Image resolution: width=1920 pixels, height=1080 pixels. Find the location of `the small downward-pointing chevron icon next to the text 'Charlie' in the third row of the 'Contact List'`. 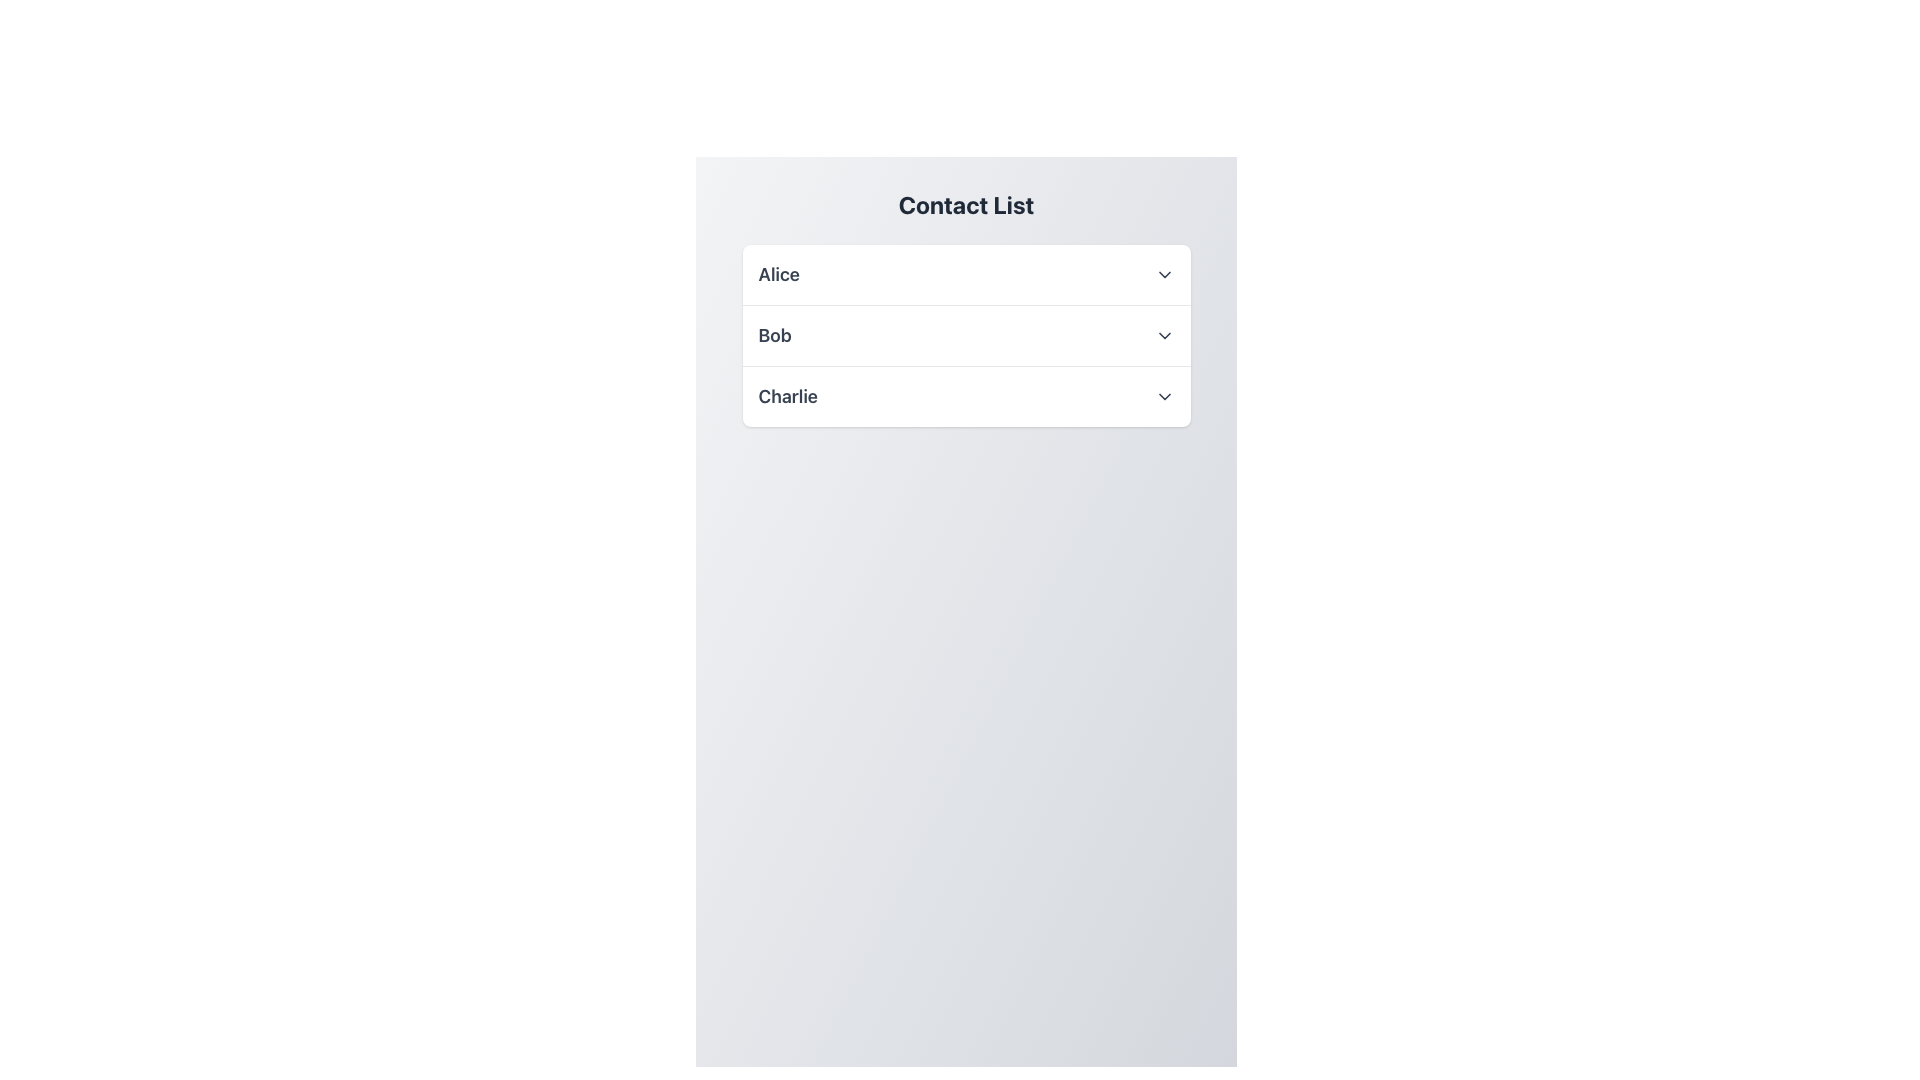

the small downward-pointing chevron icon next to the text 'Charlie' in the third row of the 'Contact List' is located at coordinates (1164, 397).